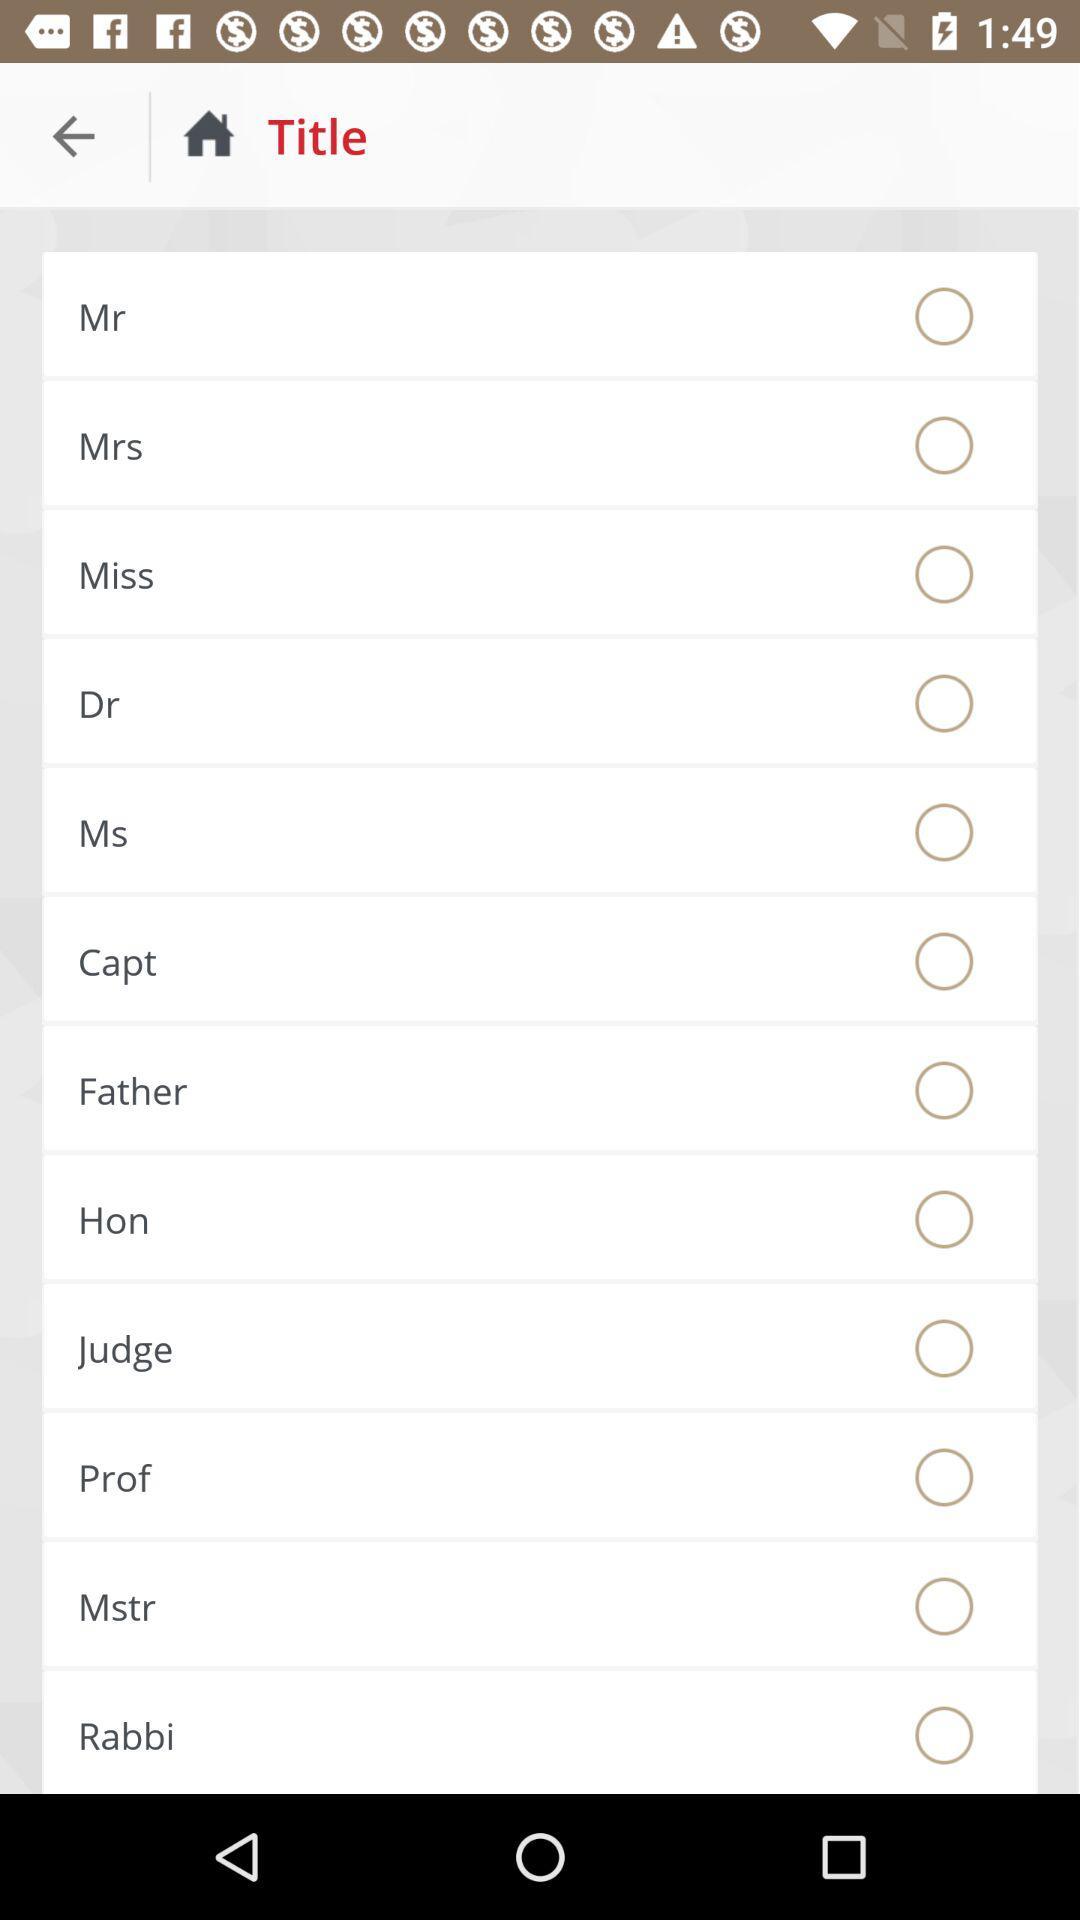 This screenshot has height=1920, width=1080. What do you see at coordinates (944, 1734) in the screenshot?
I see `title for name` at bounding box center [944, 1734].